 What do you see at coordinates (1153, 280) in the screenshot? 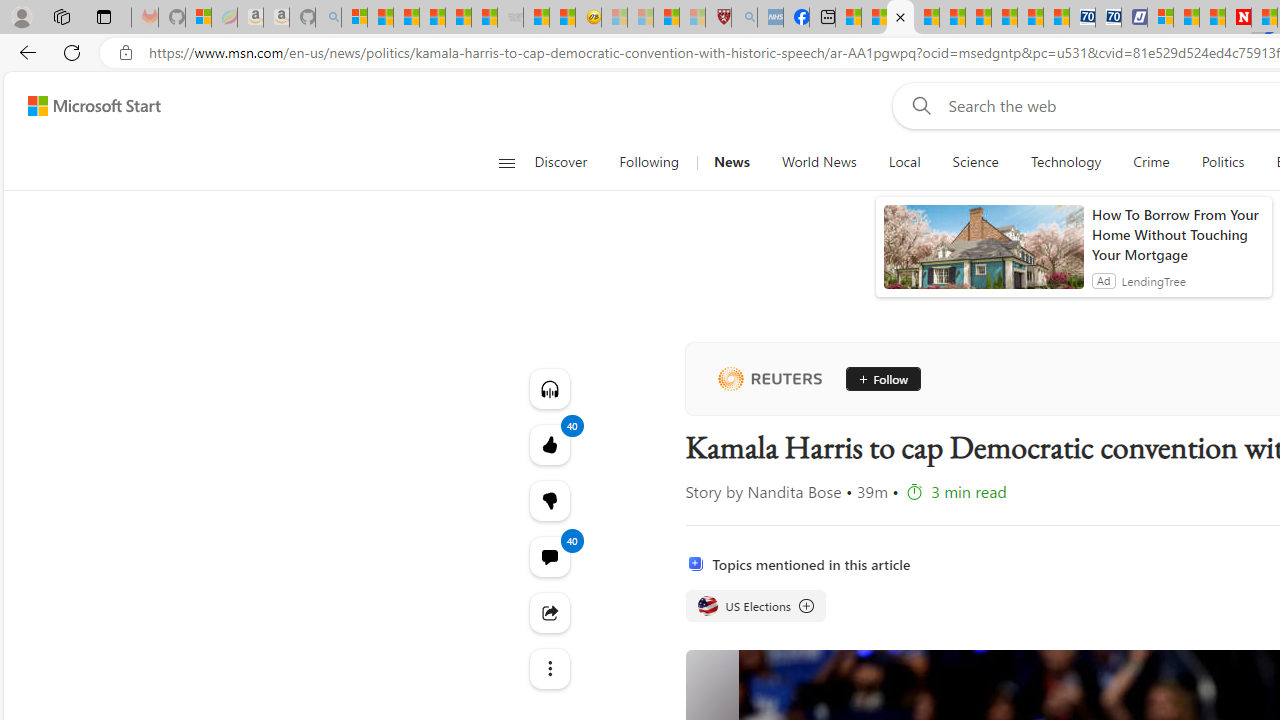
I see `'LendingTree'` at bounding box center [1153, 280].